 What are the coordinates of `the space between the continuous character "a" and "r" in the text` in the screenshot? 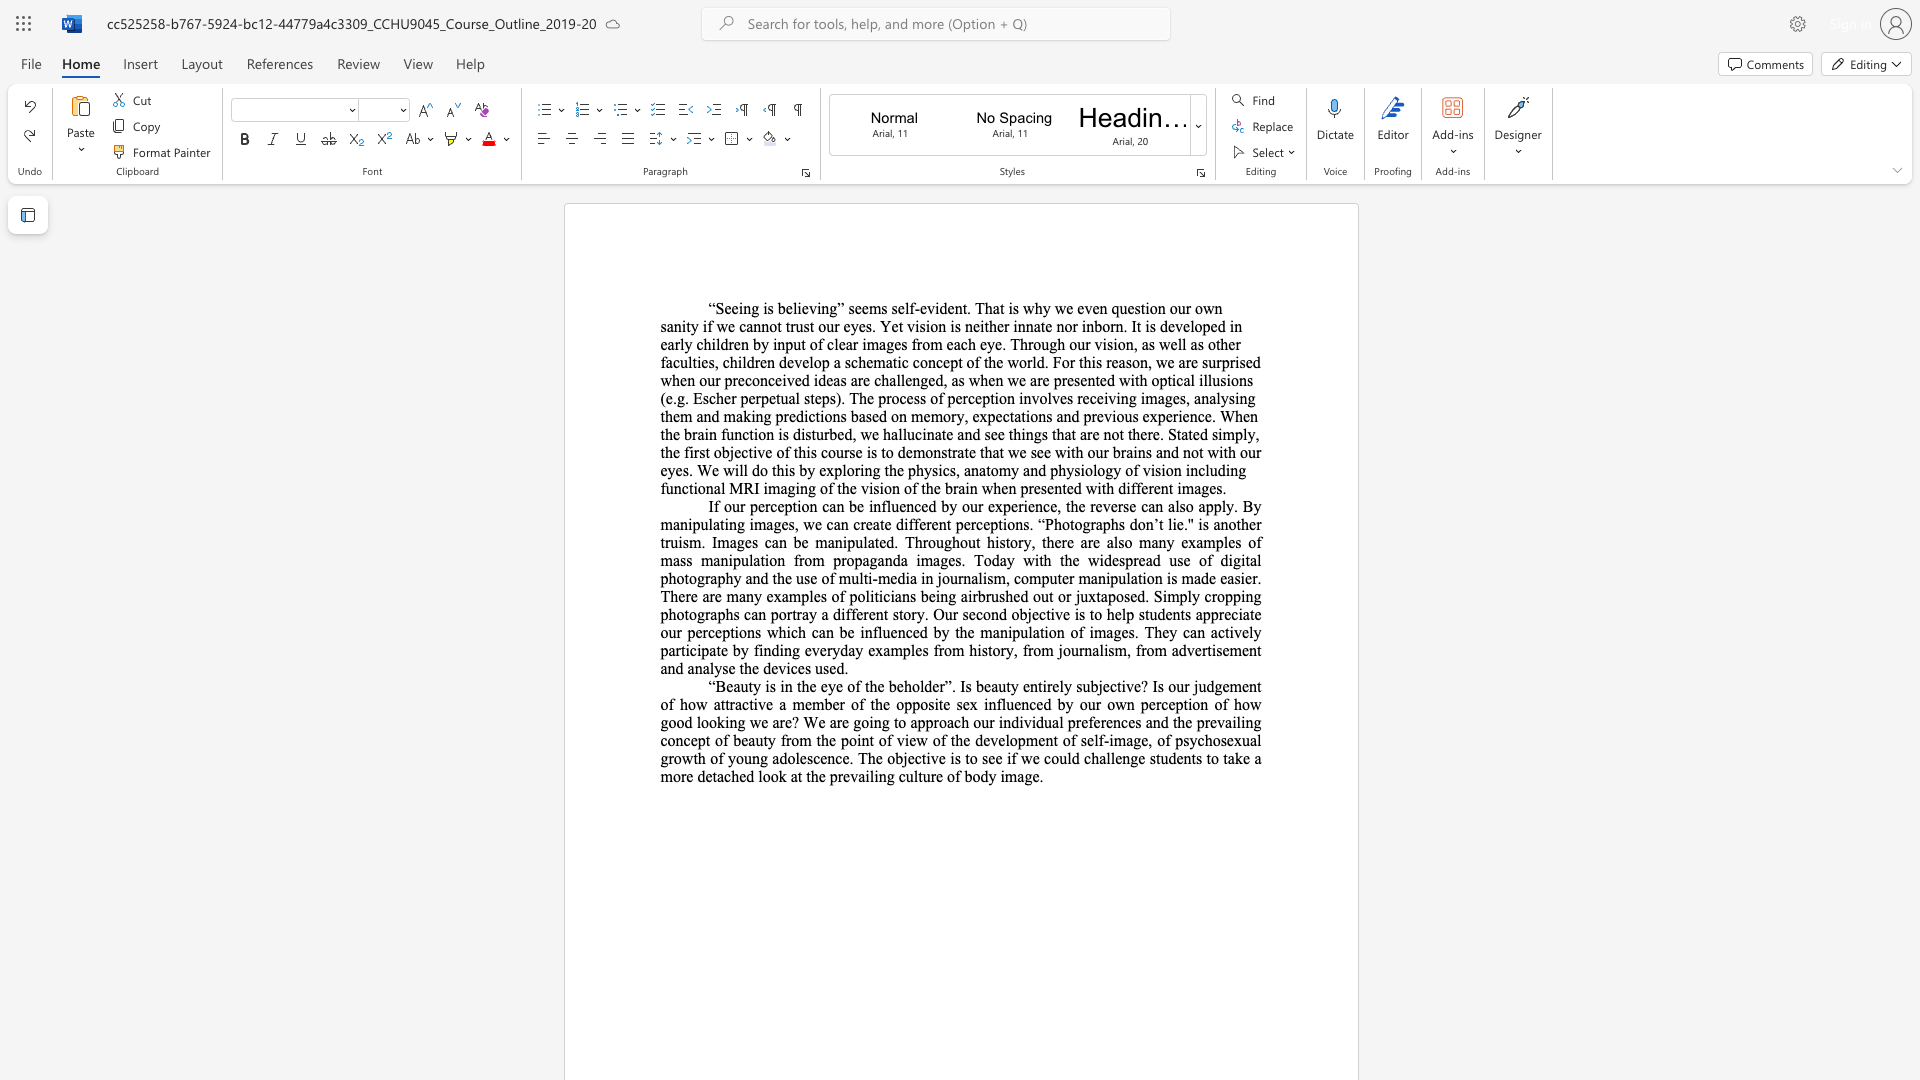 It's located at (675, 650).